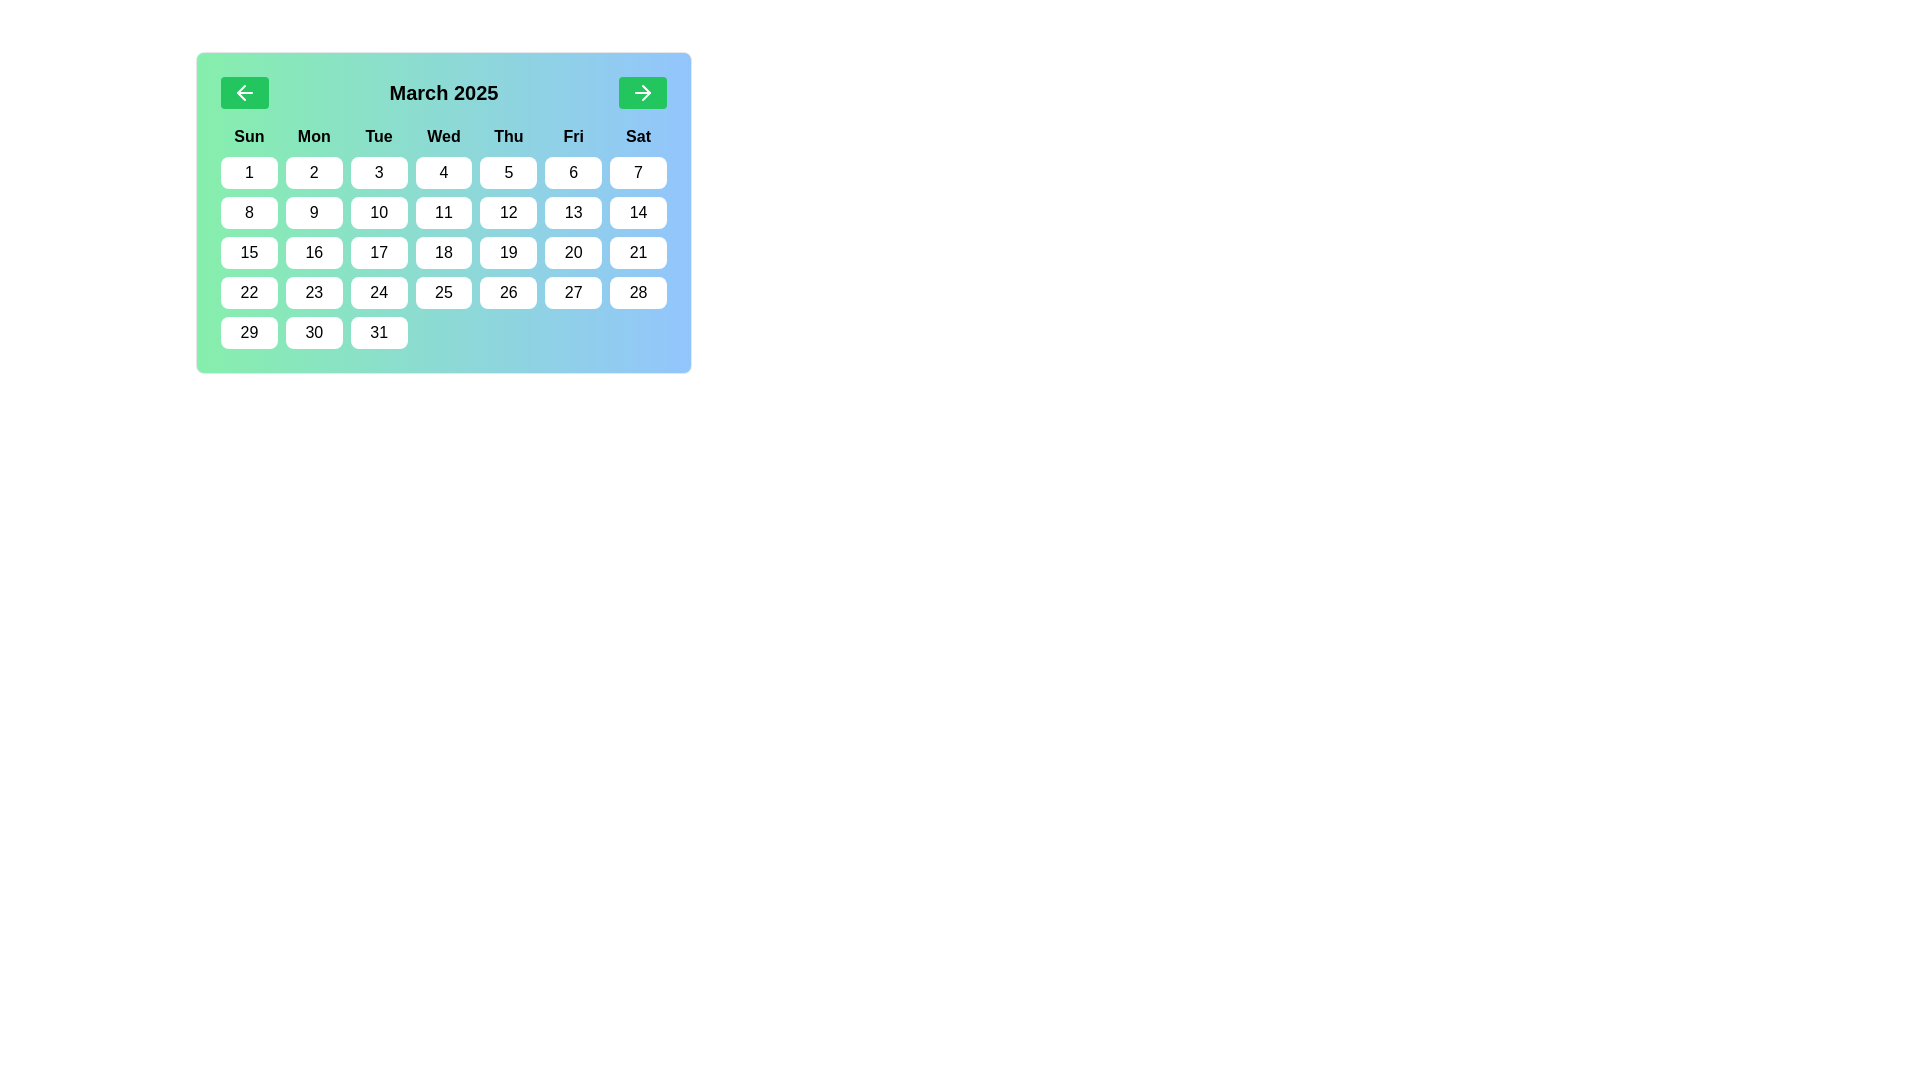 This screenshot has width=1920, height=1080. Describe the element at coordinates (313, 293) in the screenshot. I see `the rounded rectangular button displaying the number '23' in a bold, black font, located in the fourth row and second column of the calendar grid` at that location.